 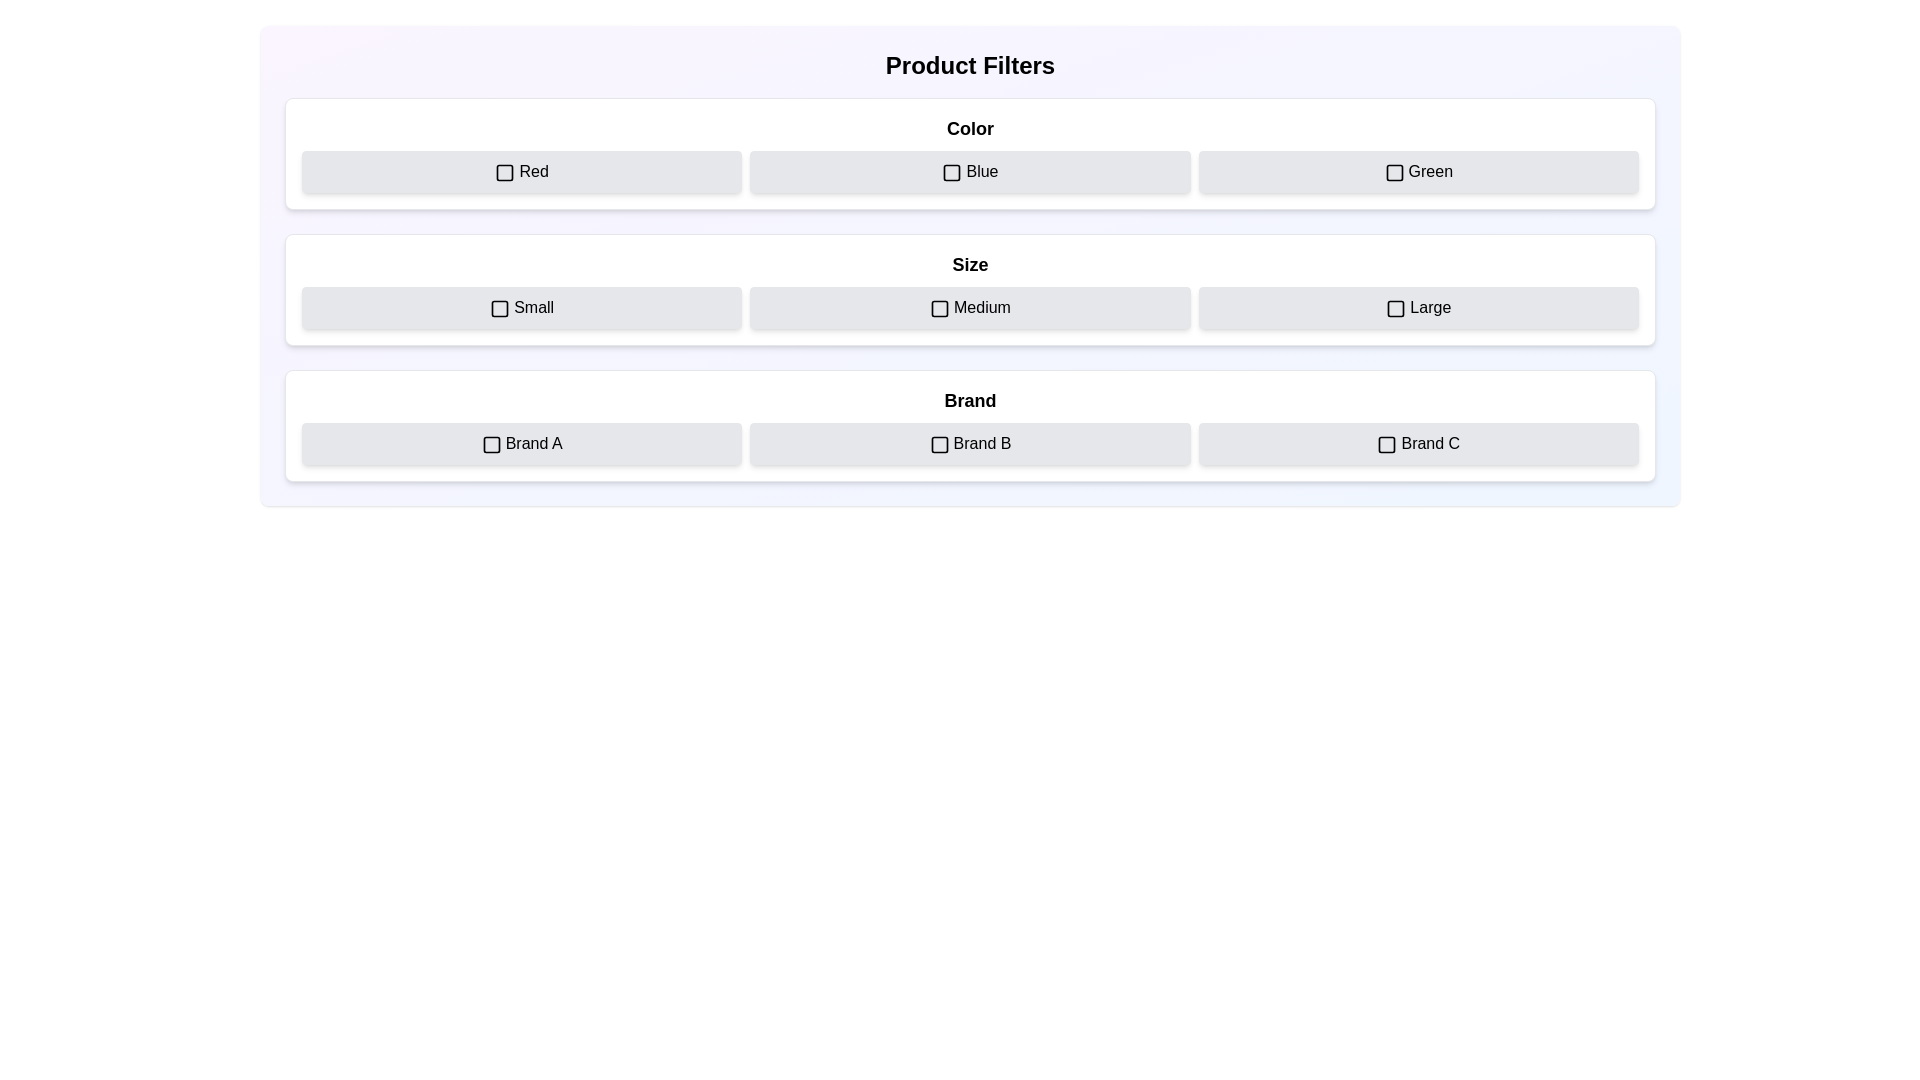 What do you see at coordinates (951, 171) in the screenshot?
I see `the checkbox icon inside the 'Blue' button in the 'Color' filter section` at bounding box center [951, 171].